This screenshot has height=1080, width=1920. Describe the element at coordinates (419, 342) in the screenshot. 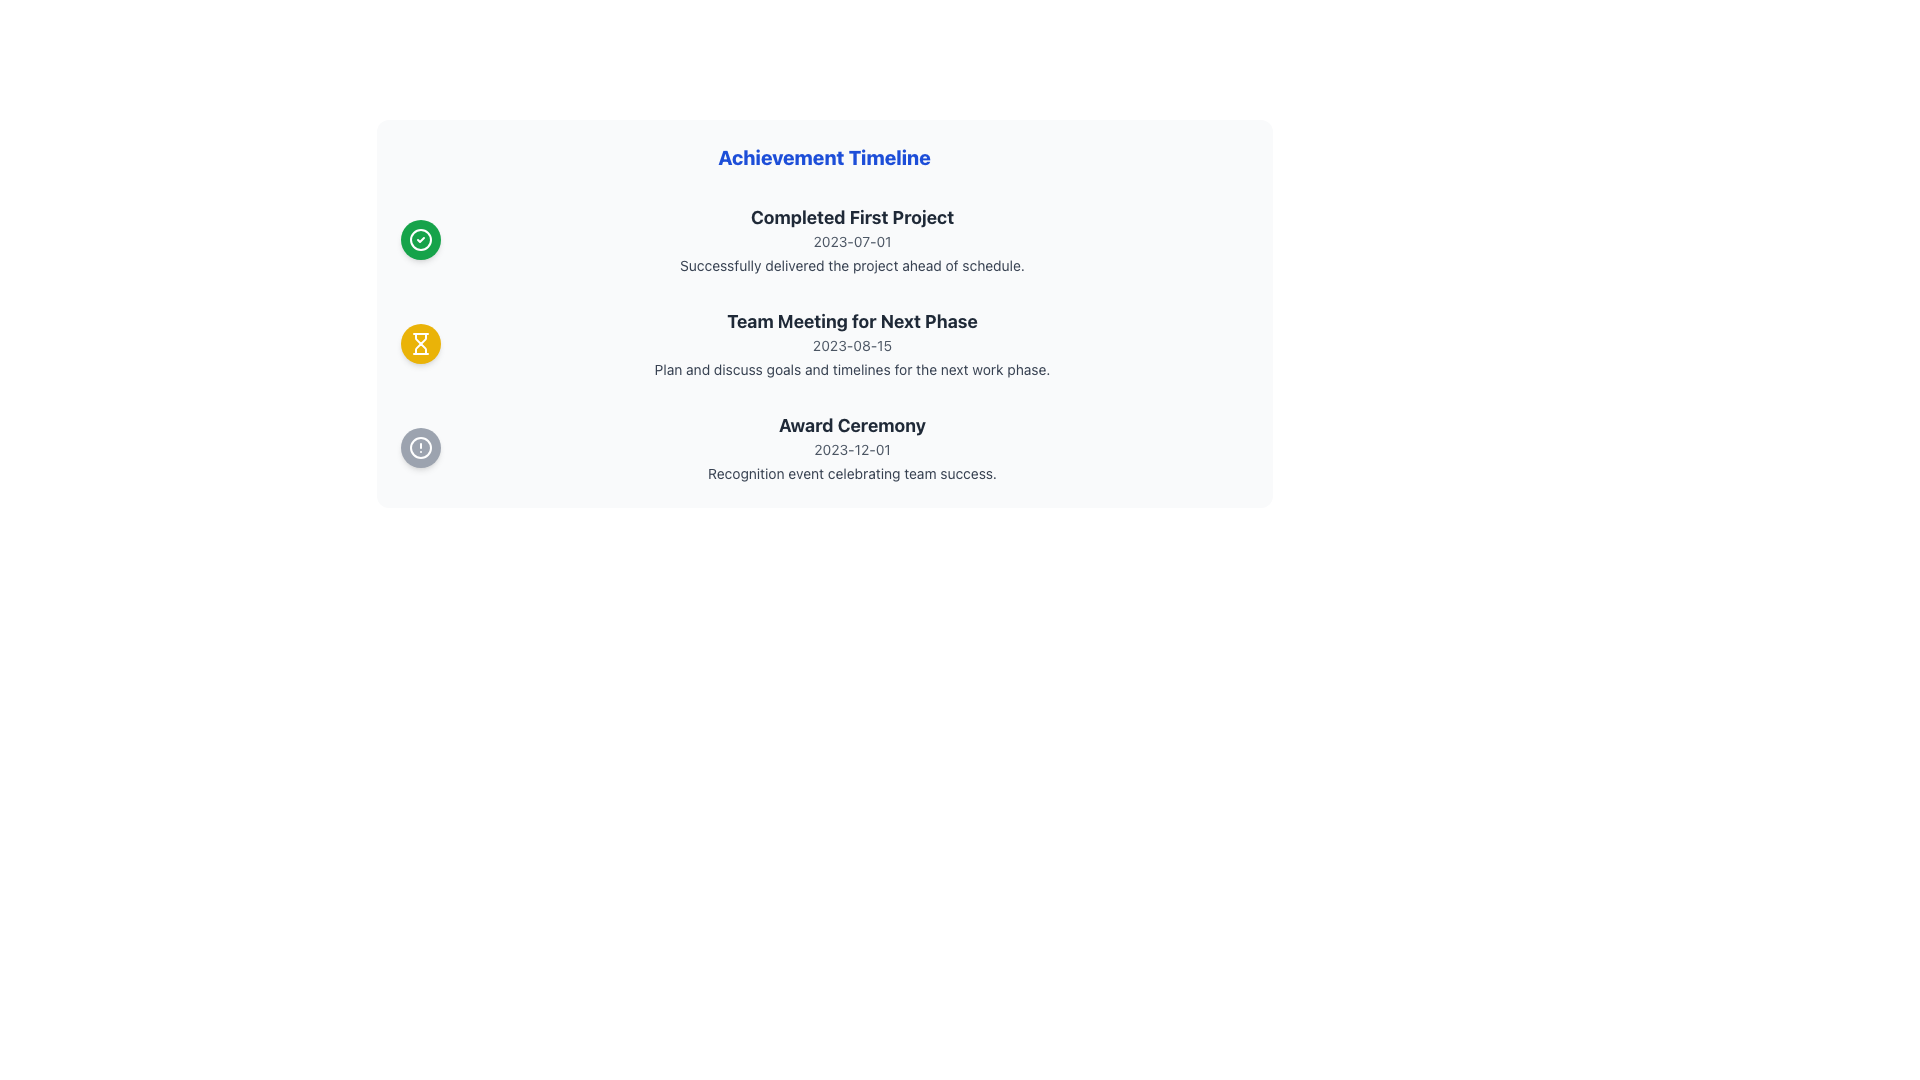

I see `the second circular SVG graphic icon in the vertical sequence on the left side of the timeline, which indicates a pending or ongoing activity` at that location.